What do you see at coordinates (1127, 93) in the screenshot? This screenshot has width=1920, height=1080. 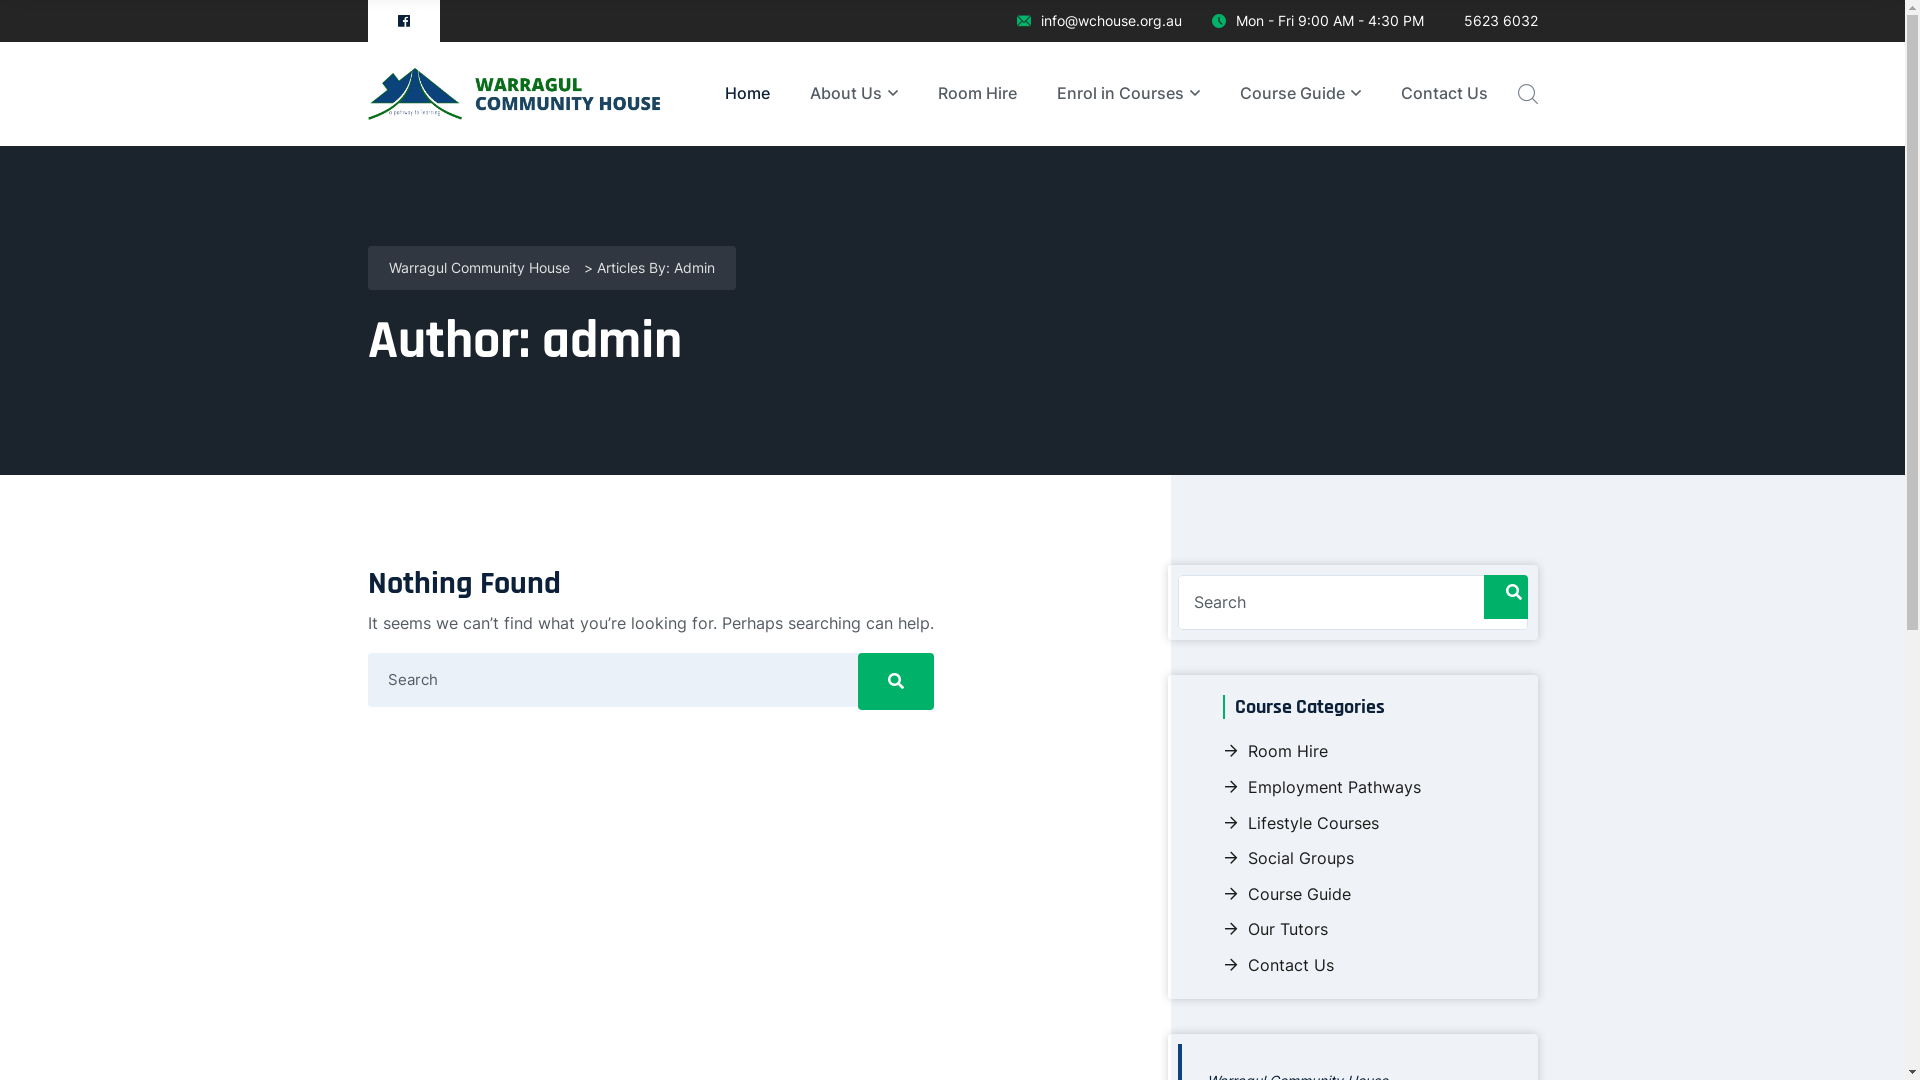 I see `'Enrol in Courses'` at bounding box center [1127, 93].